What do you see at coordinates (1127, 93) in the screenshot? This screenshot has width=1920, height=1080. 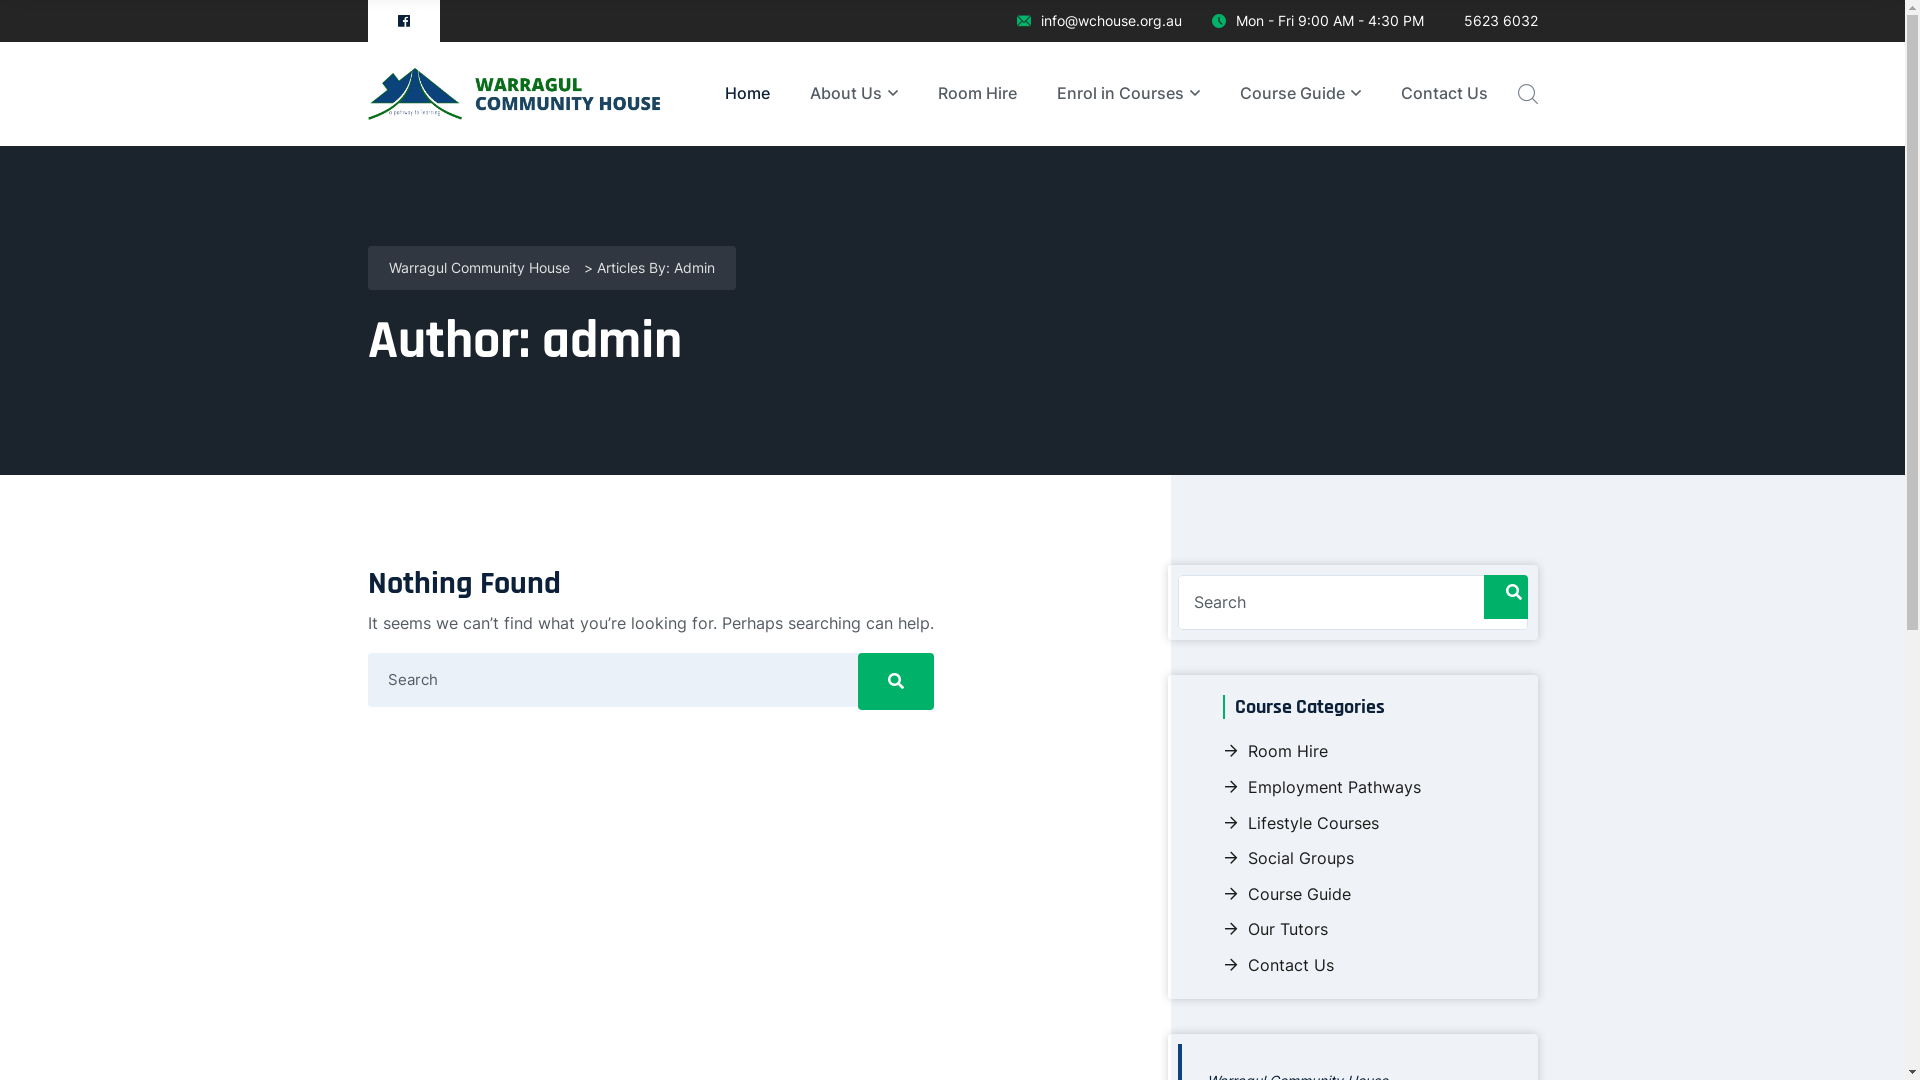 I see `'Enrol in Courses'` at bounding box center [1127, 93].